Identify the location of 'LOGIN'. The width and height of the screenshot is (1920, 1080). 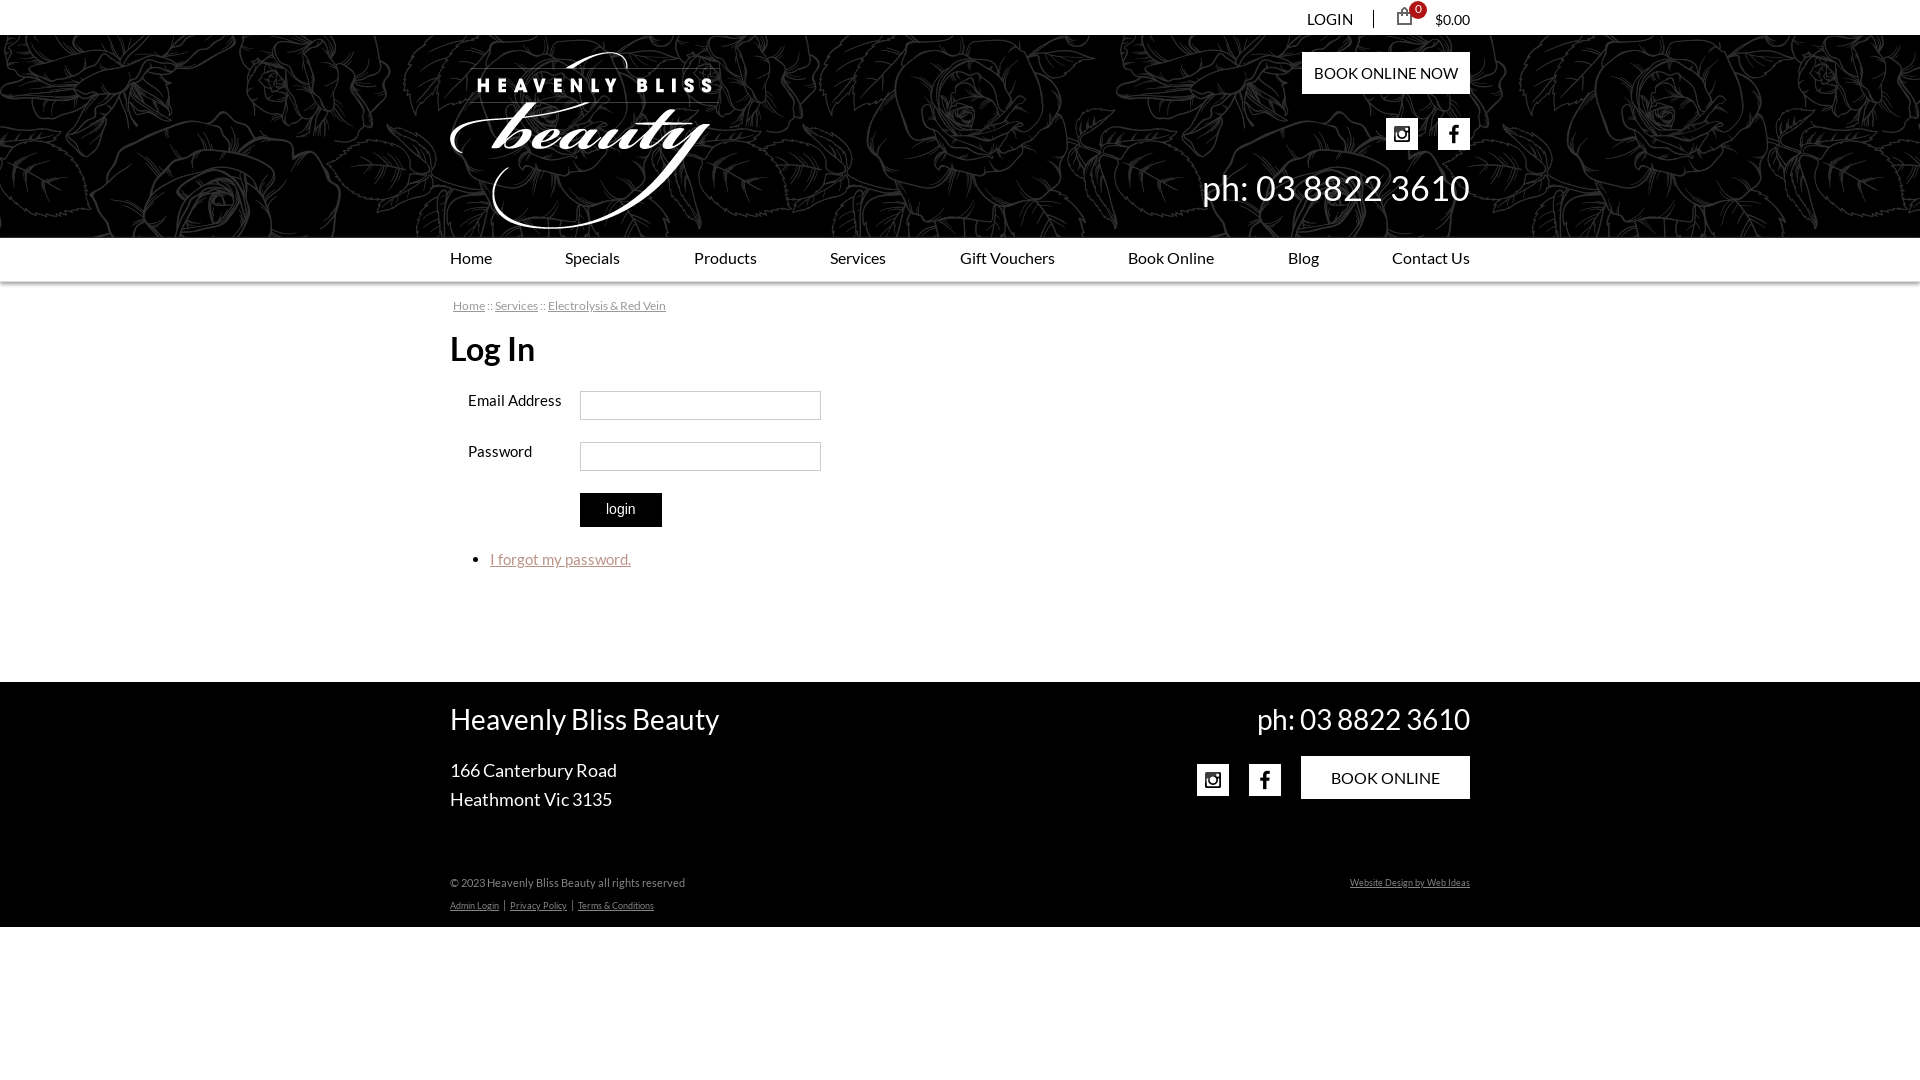
(1340, 19).